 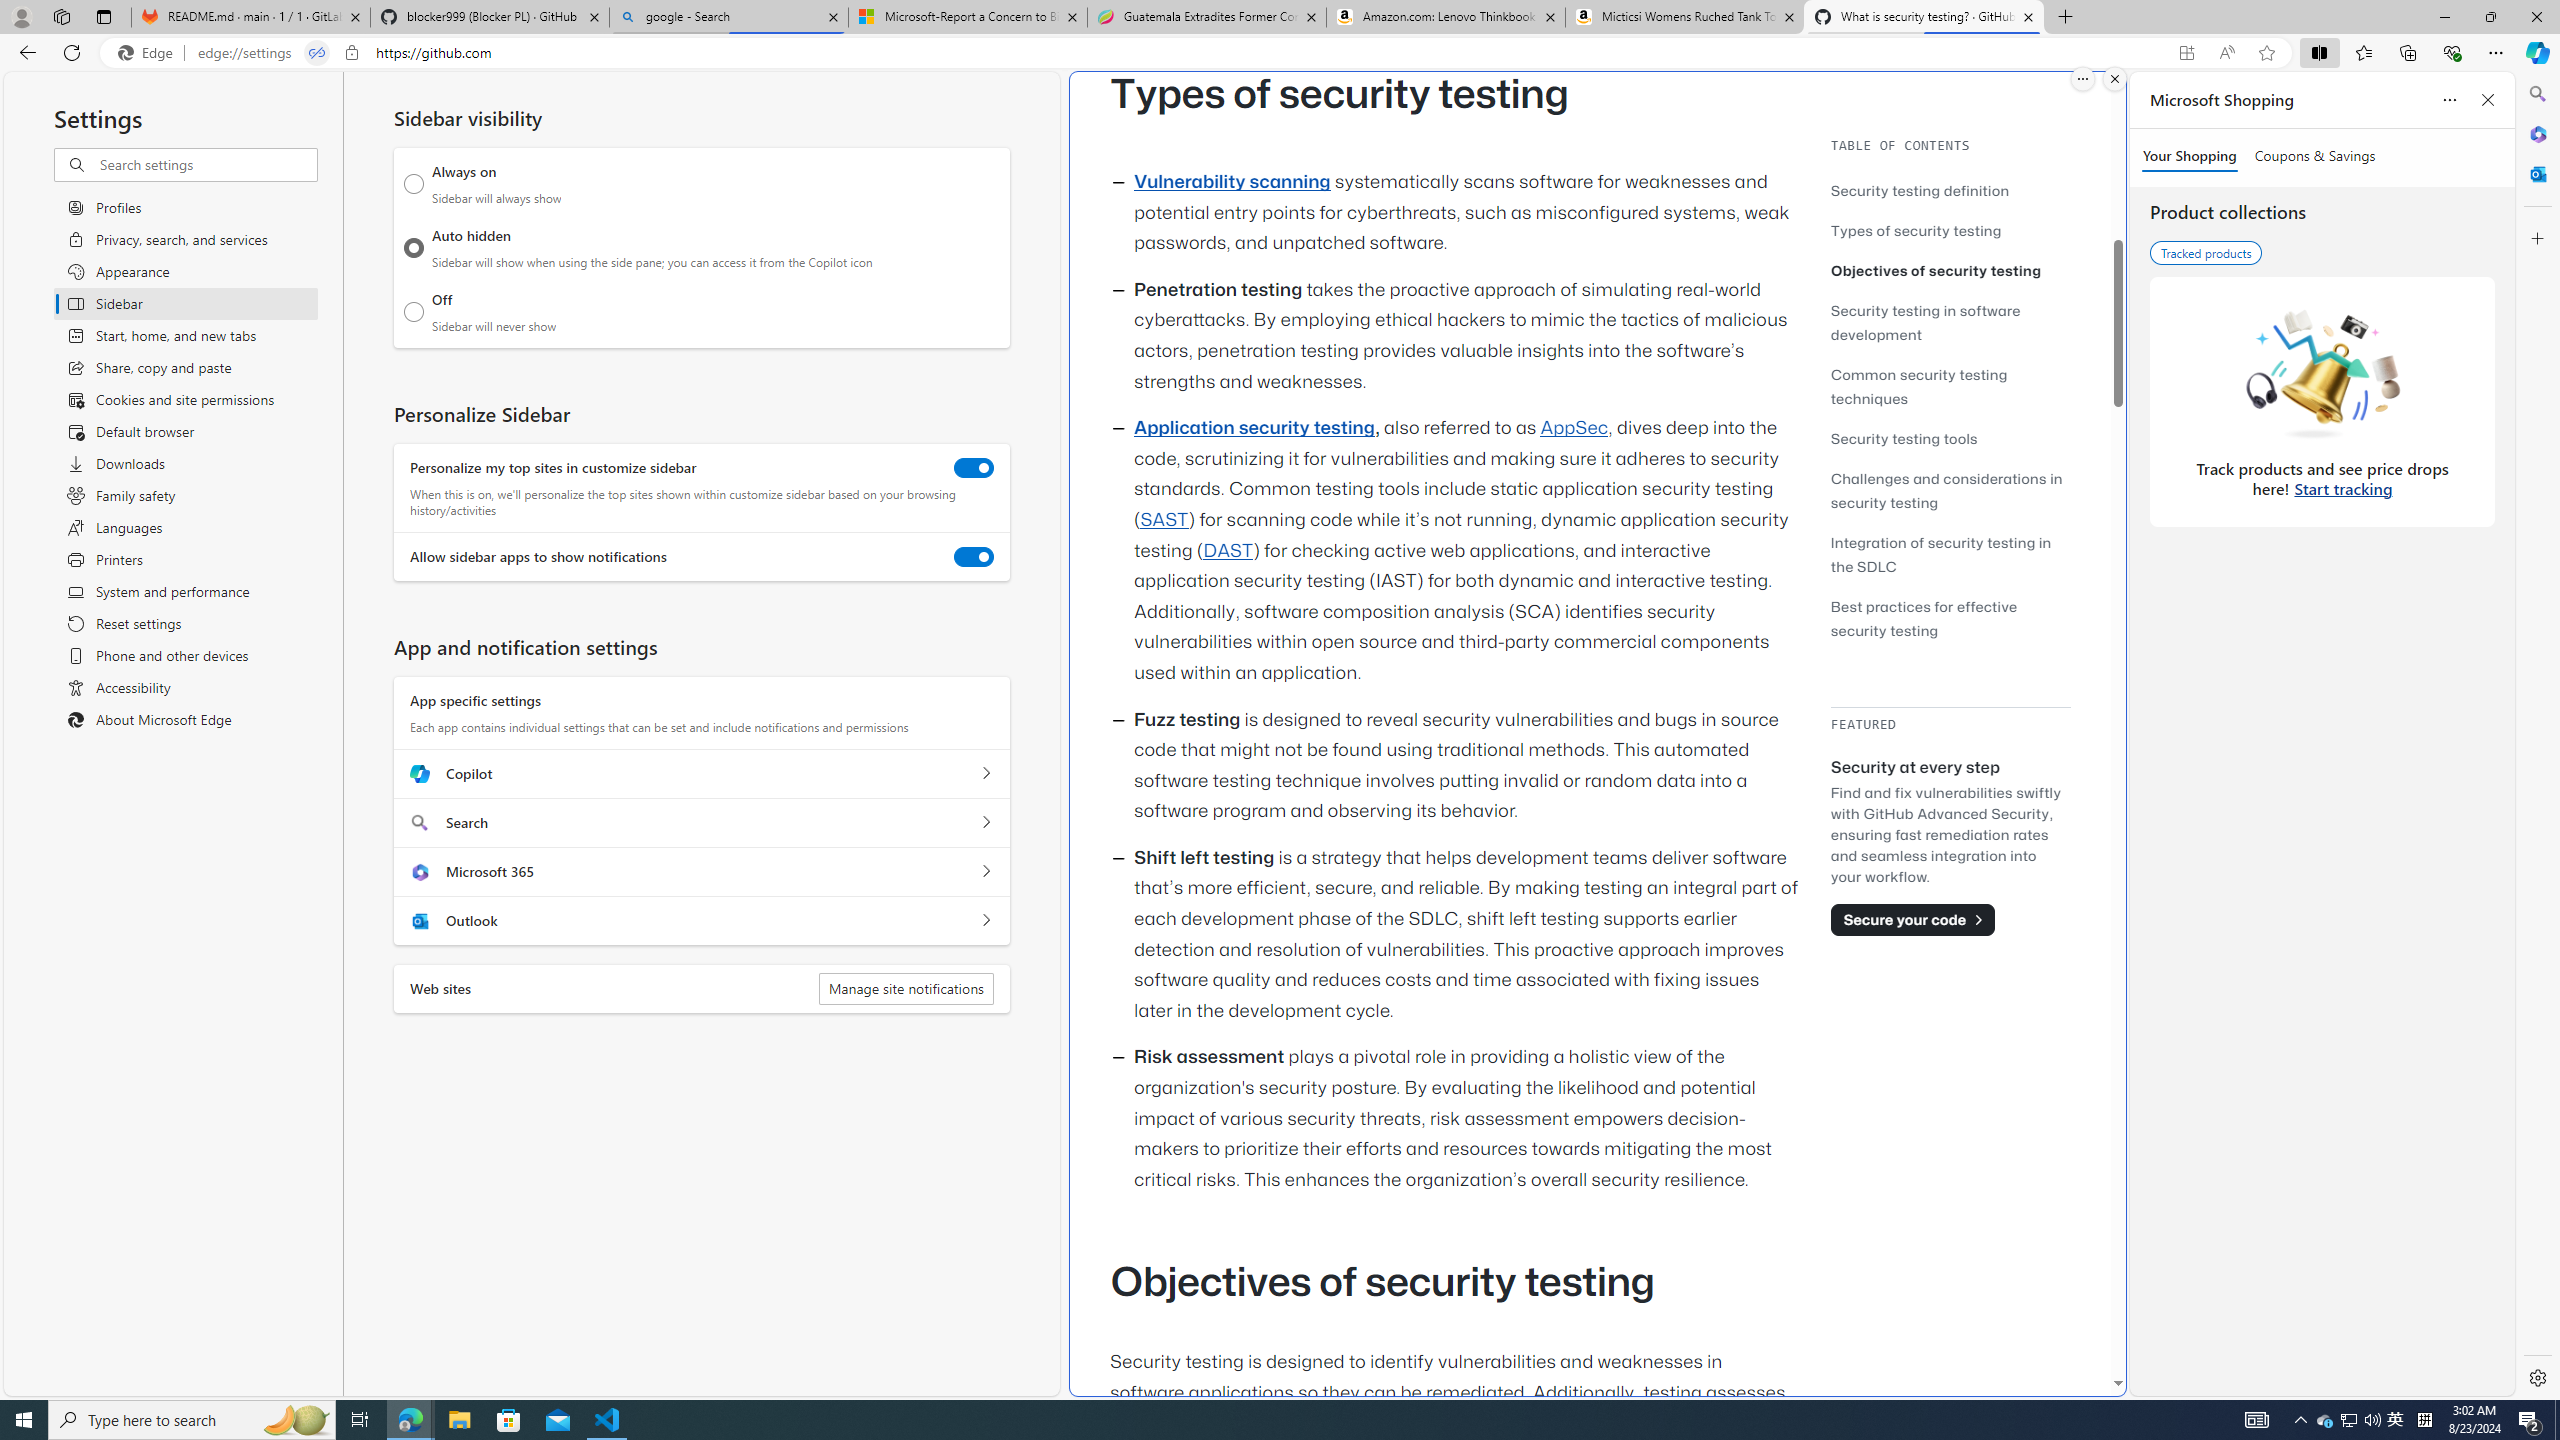 I want to click on 'Application security testing', so click(x=1253, y=428).